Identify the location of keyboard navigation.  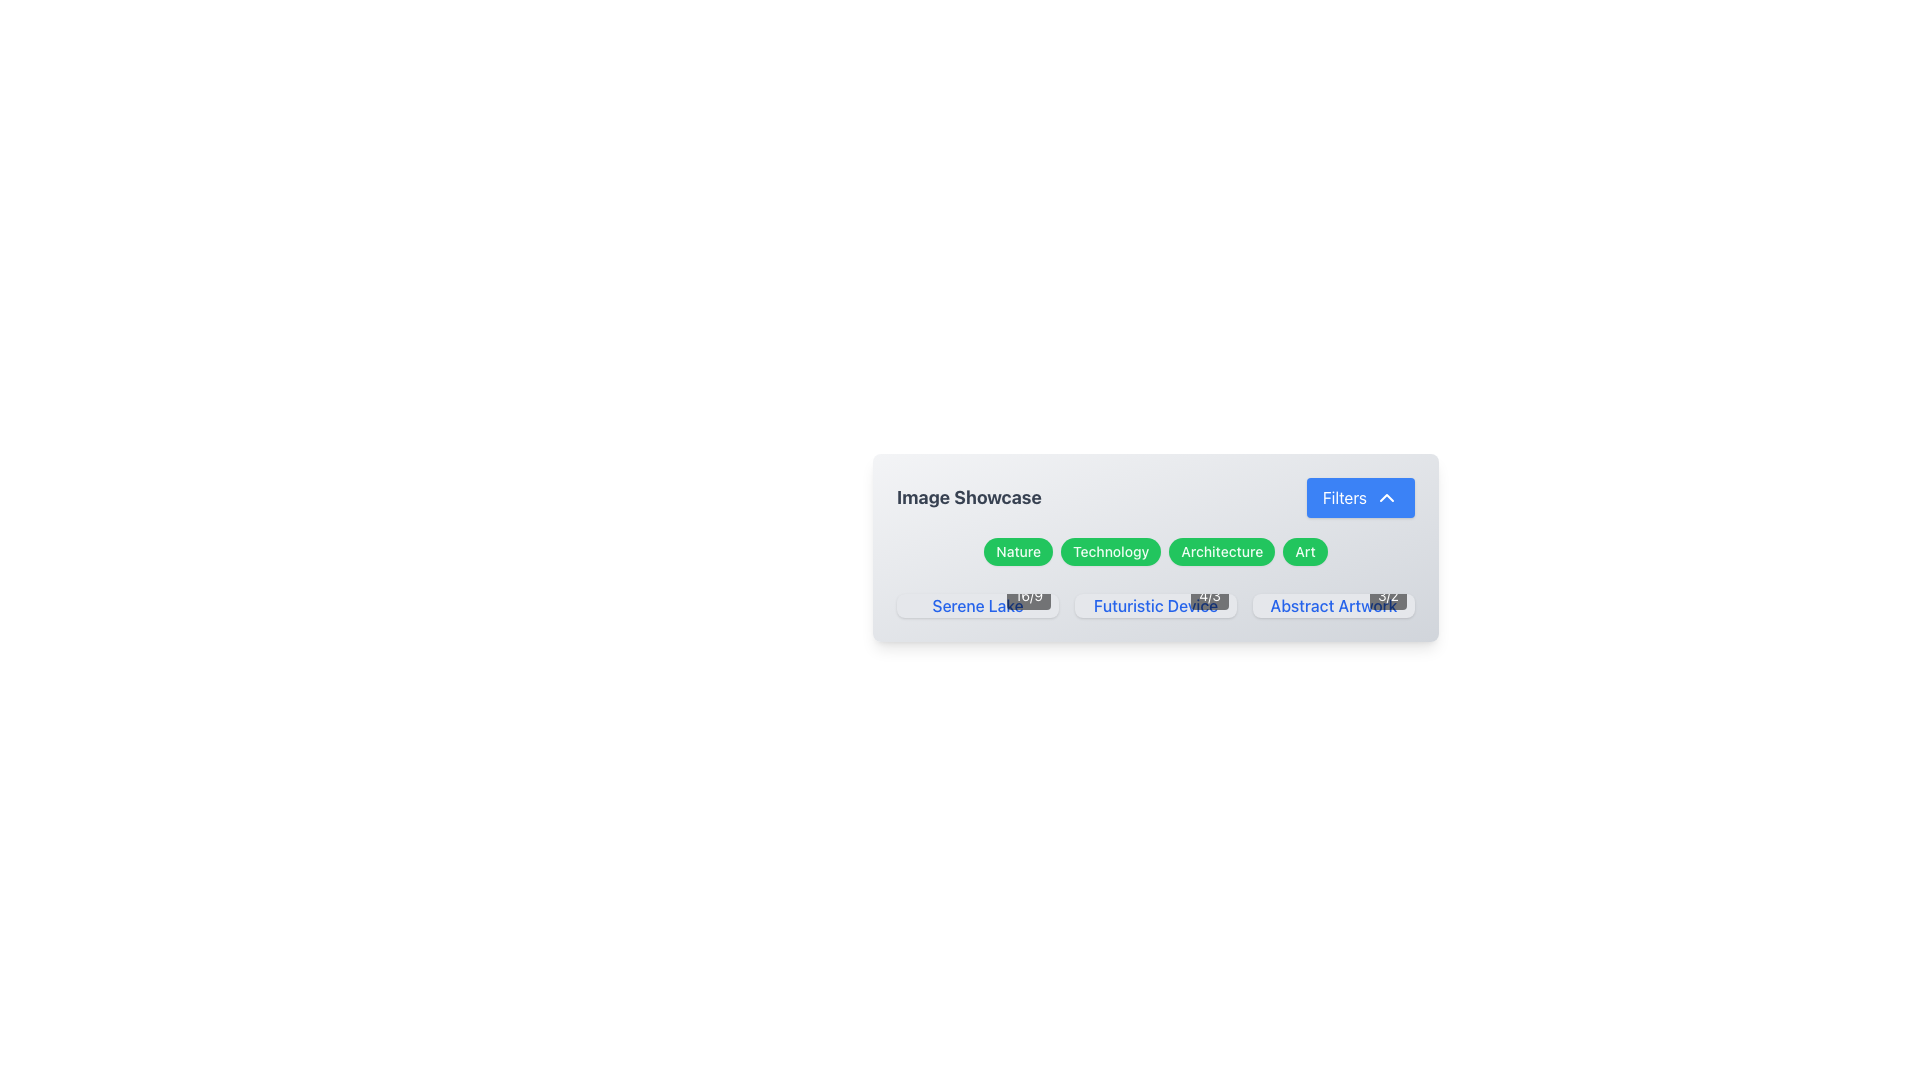
(978, 604).